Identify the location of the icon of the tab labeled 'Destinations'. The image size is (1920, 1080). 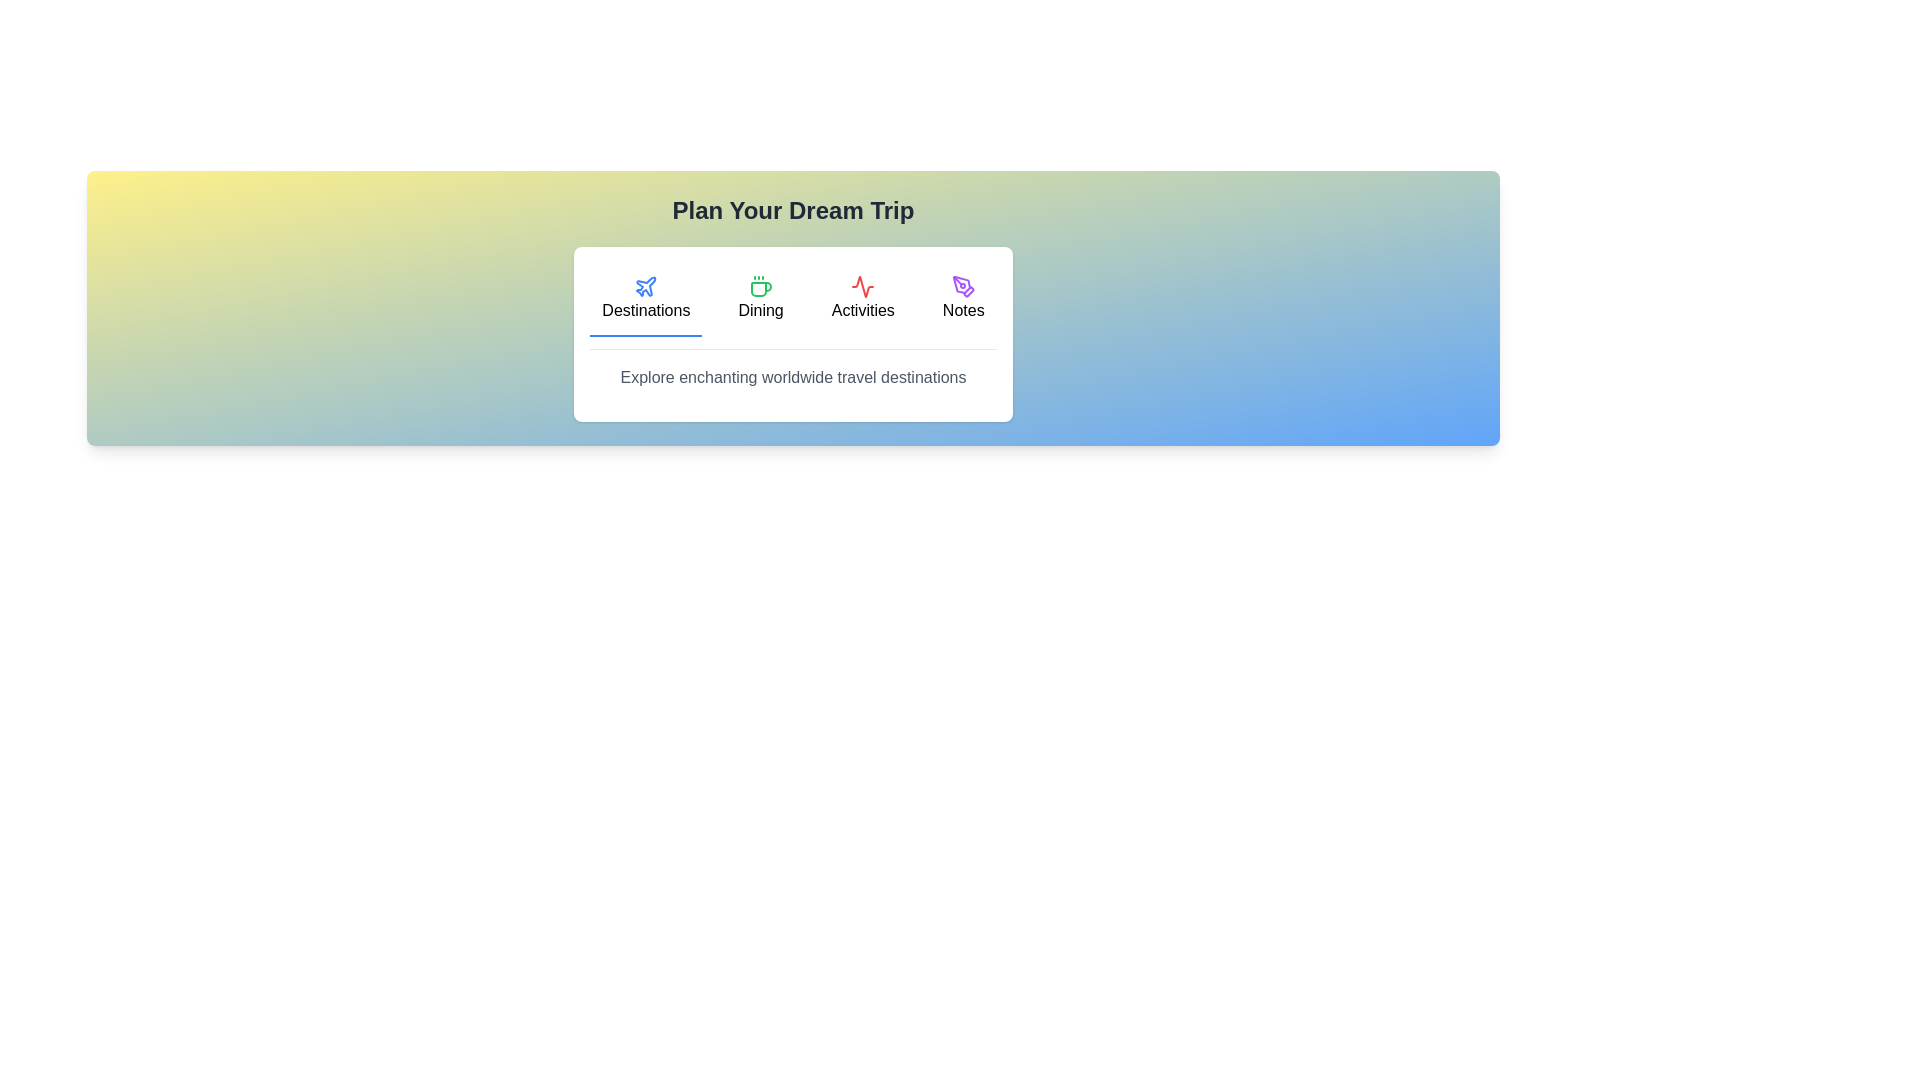
(646, 286).